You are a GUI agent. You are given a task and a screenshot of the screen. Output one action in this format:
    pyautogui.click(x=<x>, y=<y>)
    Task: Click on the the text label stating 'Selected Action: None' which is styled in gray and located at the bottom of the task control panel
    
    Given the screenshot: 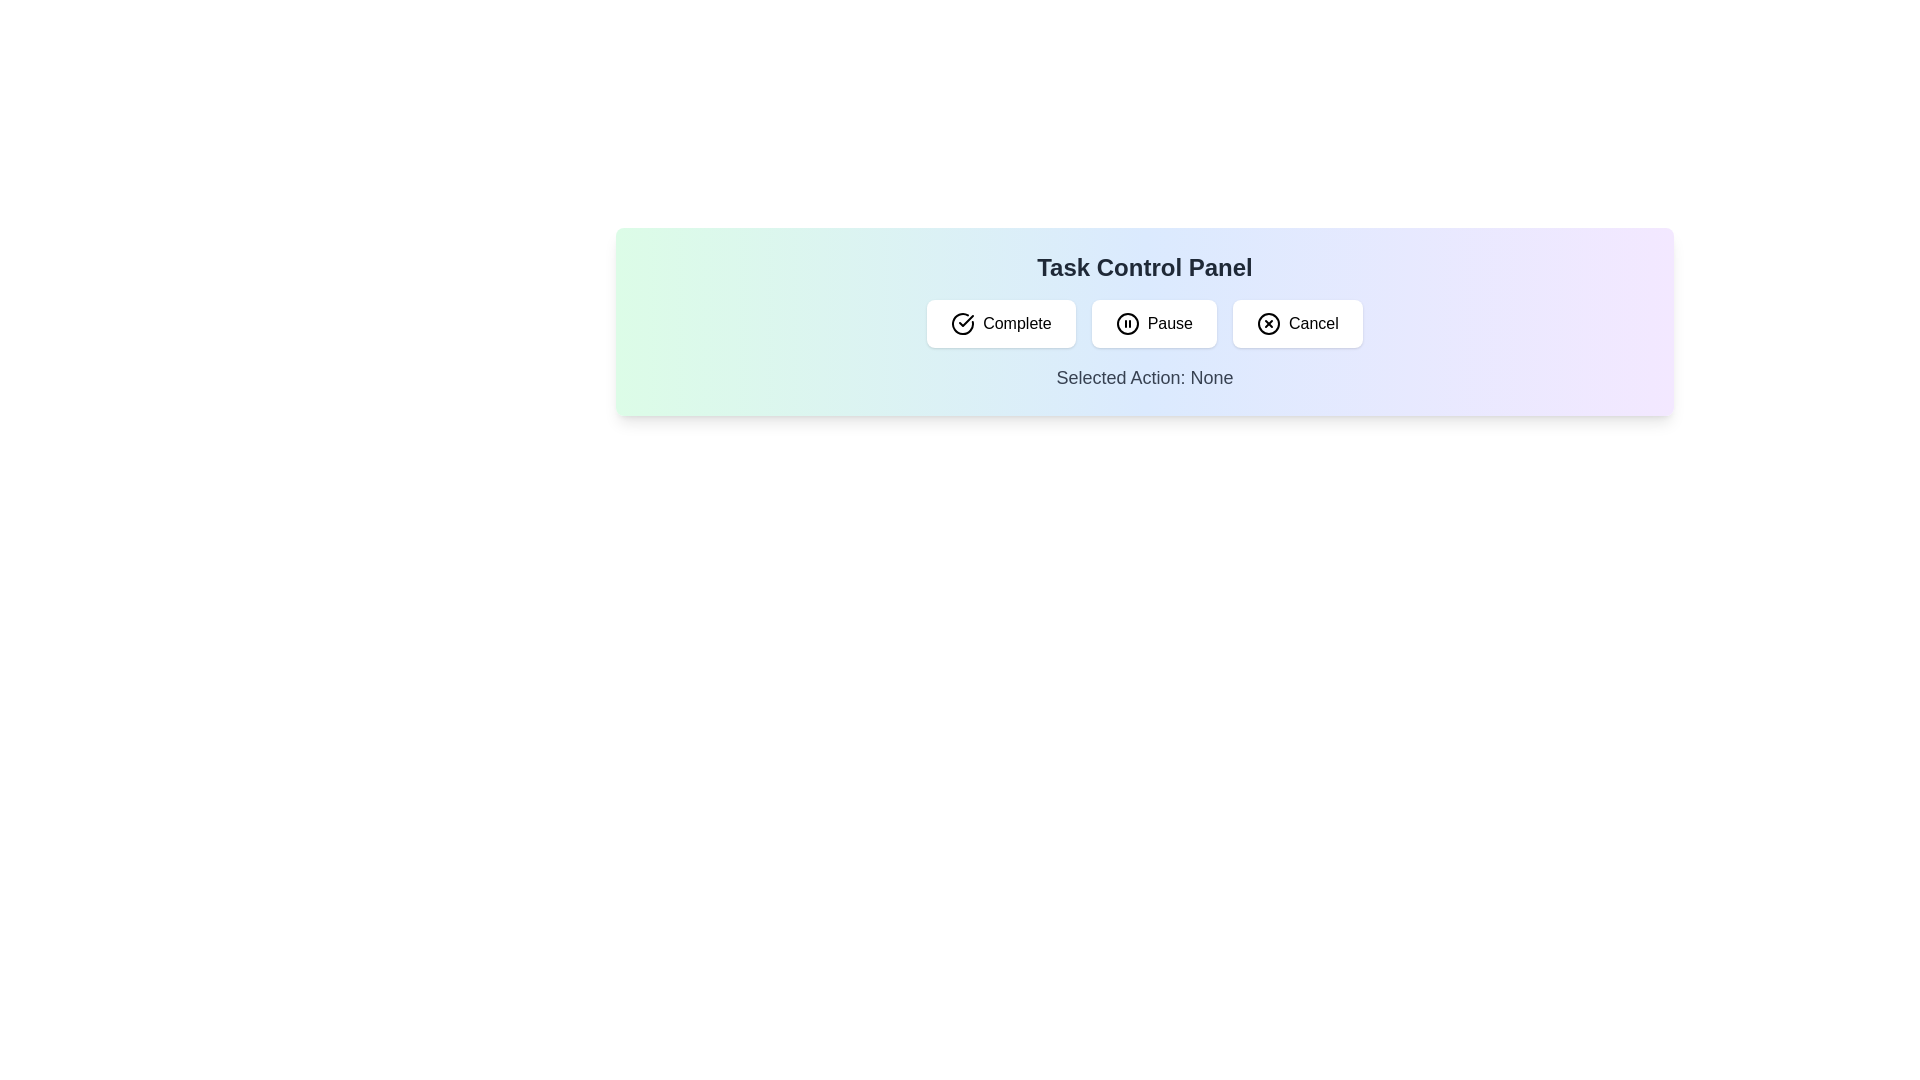 What is the action you would take?
    pyautogui.click(x=1145, y=378)
    